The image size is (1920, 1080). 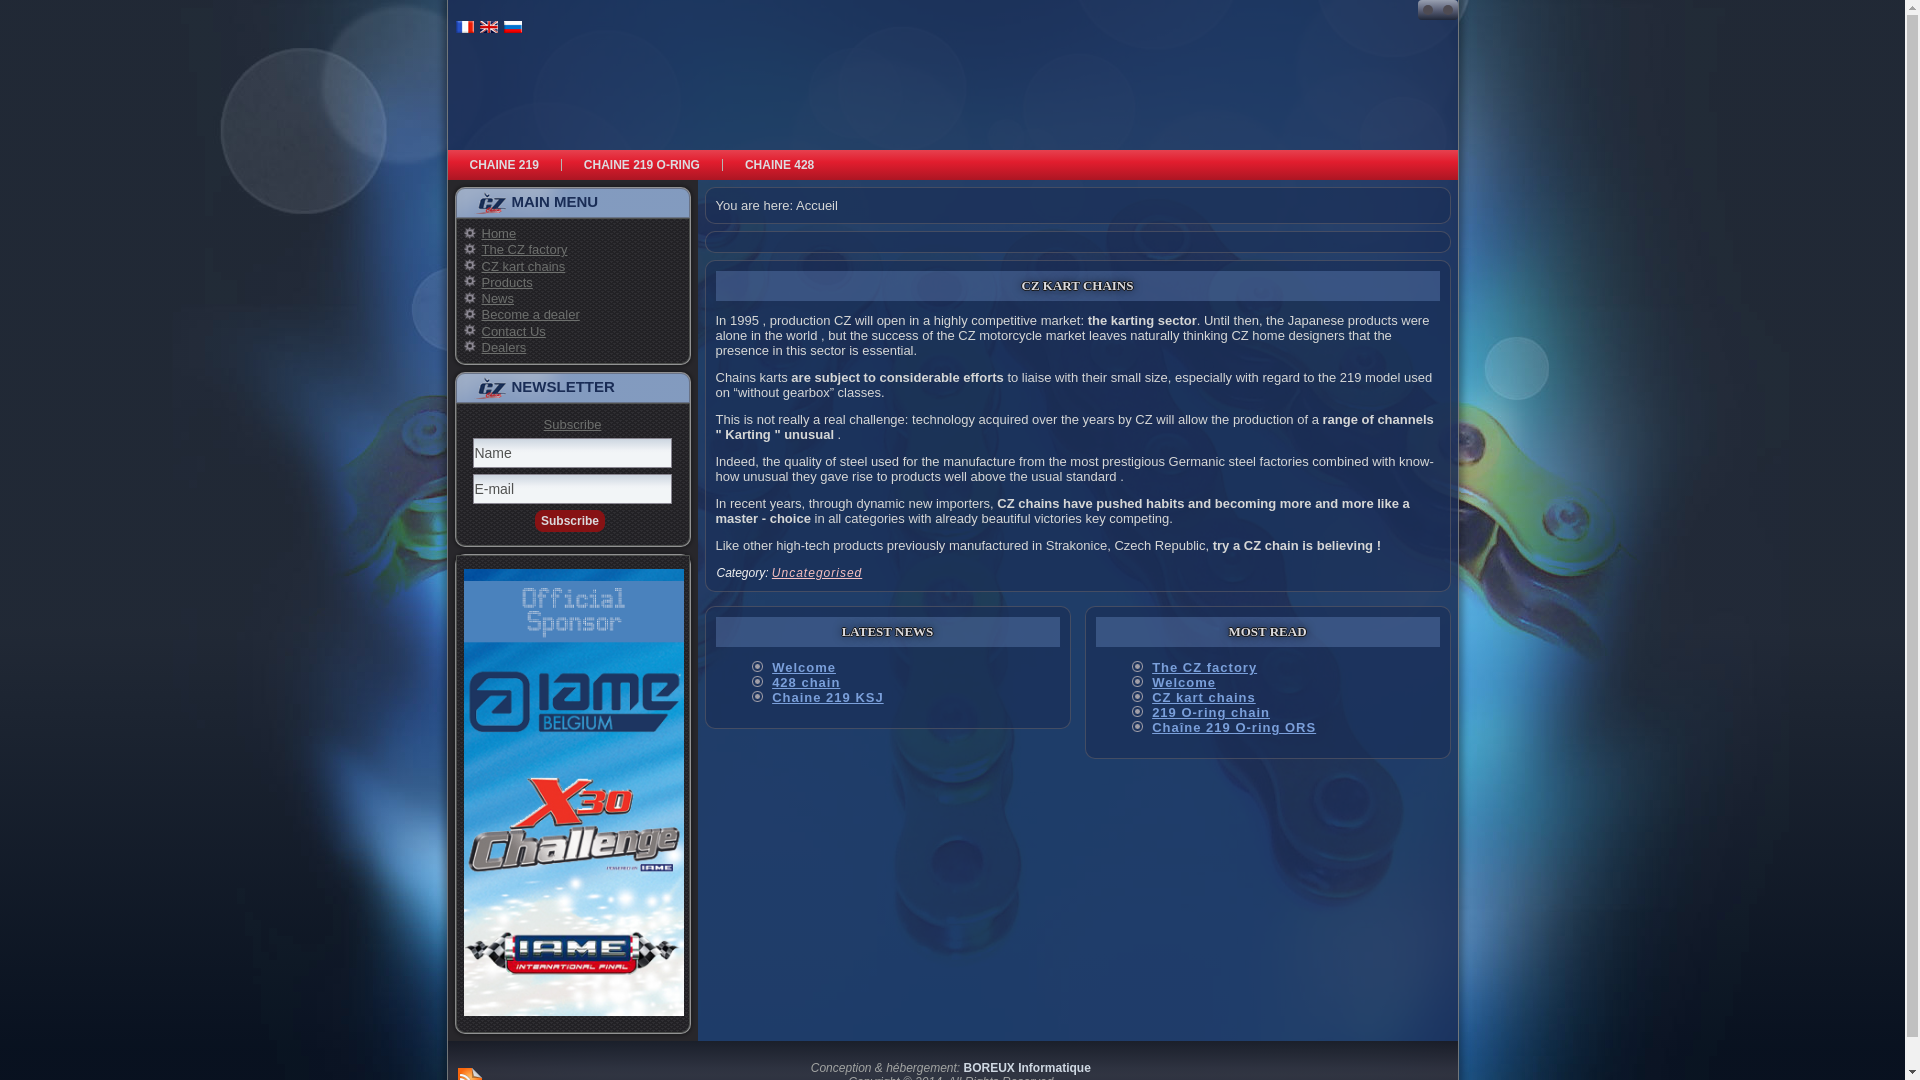 I want to click on 'The CZ factory', so click(x=524, y=248).